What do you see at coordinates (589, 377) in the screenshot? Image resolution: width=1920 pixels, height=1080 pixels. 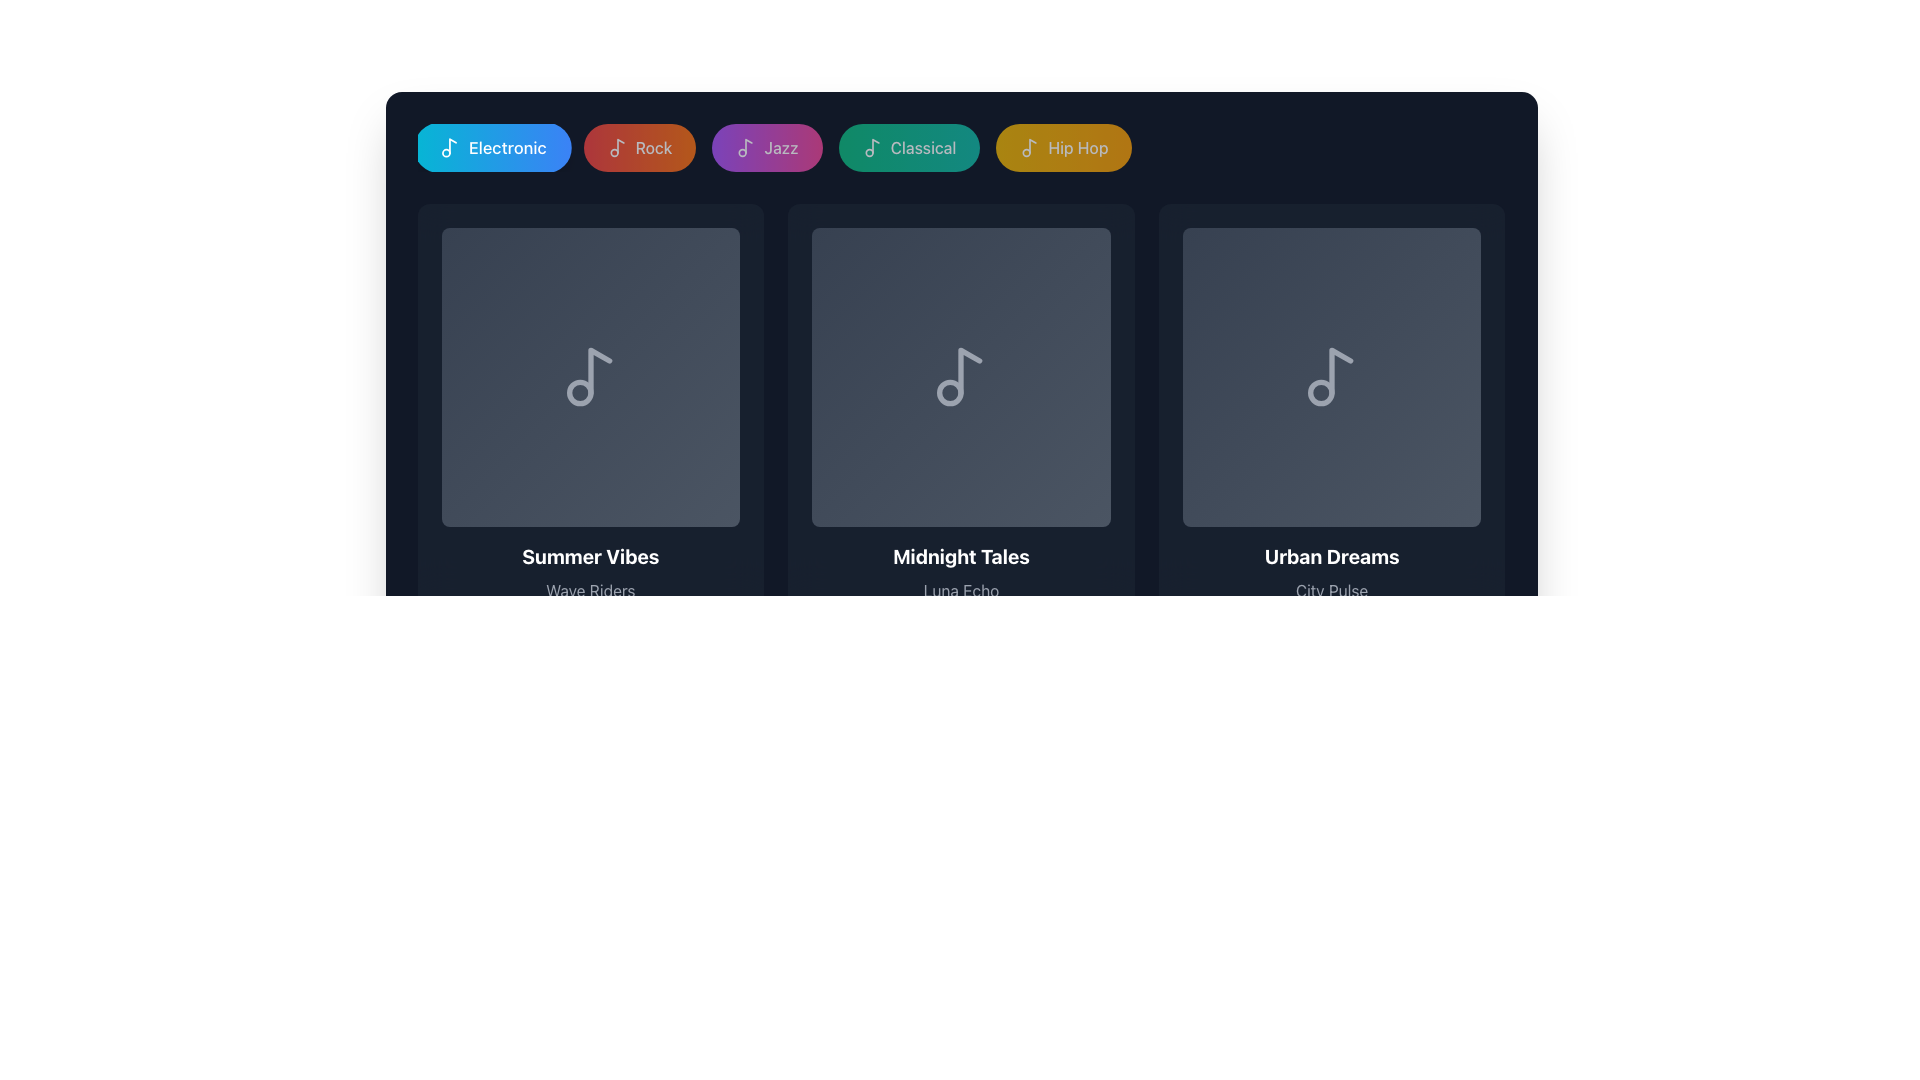 I see `the leftmost music card in the three-card layout` at bounding box center [589, 377].